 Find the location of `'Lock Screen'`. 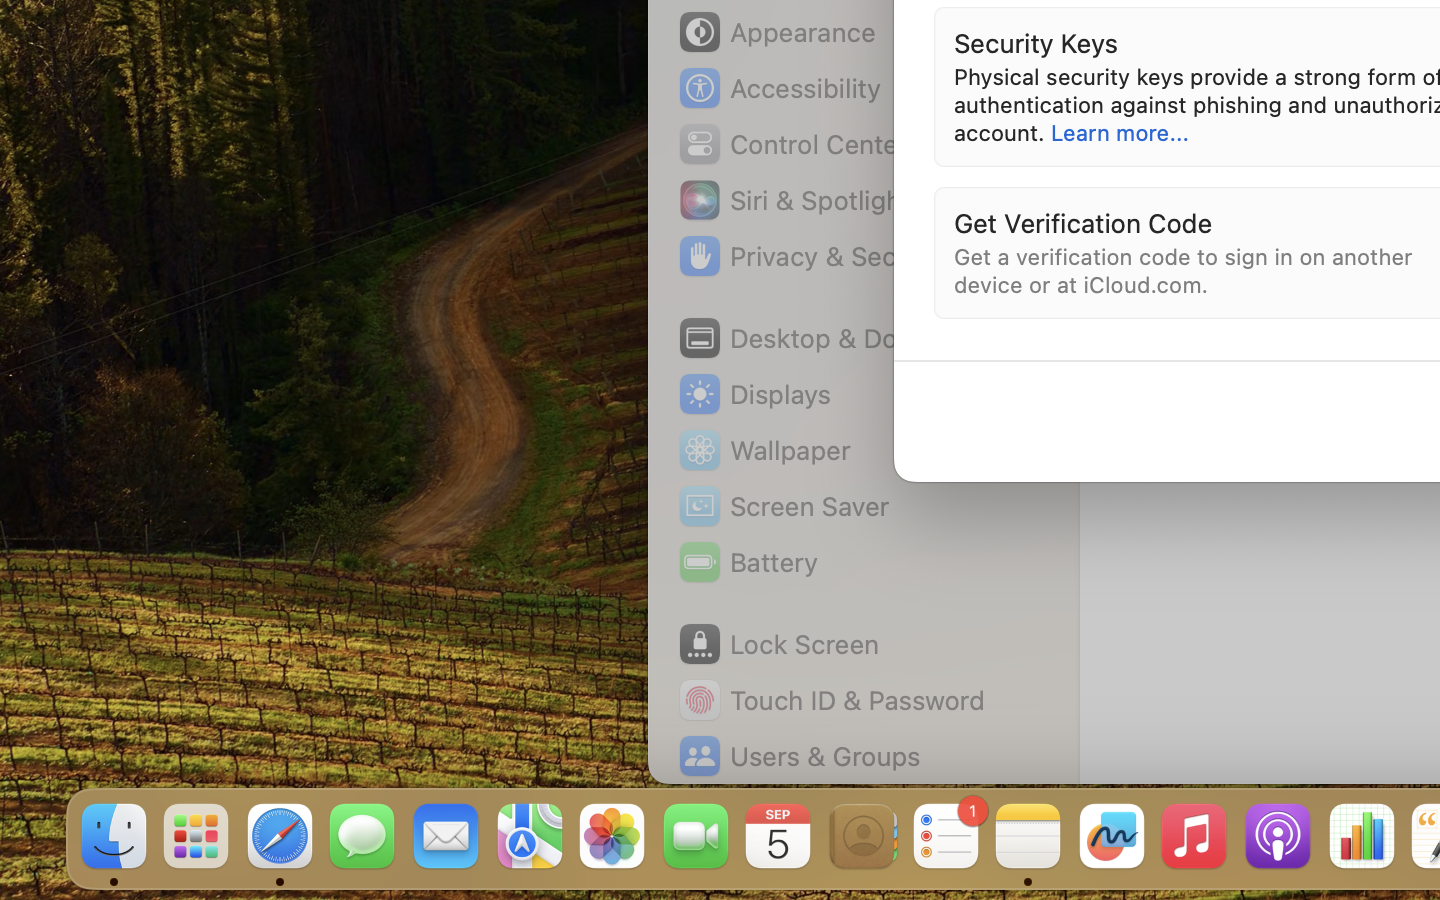

'Lock Screen' is located at coordinates (777, 644).